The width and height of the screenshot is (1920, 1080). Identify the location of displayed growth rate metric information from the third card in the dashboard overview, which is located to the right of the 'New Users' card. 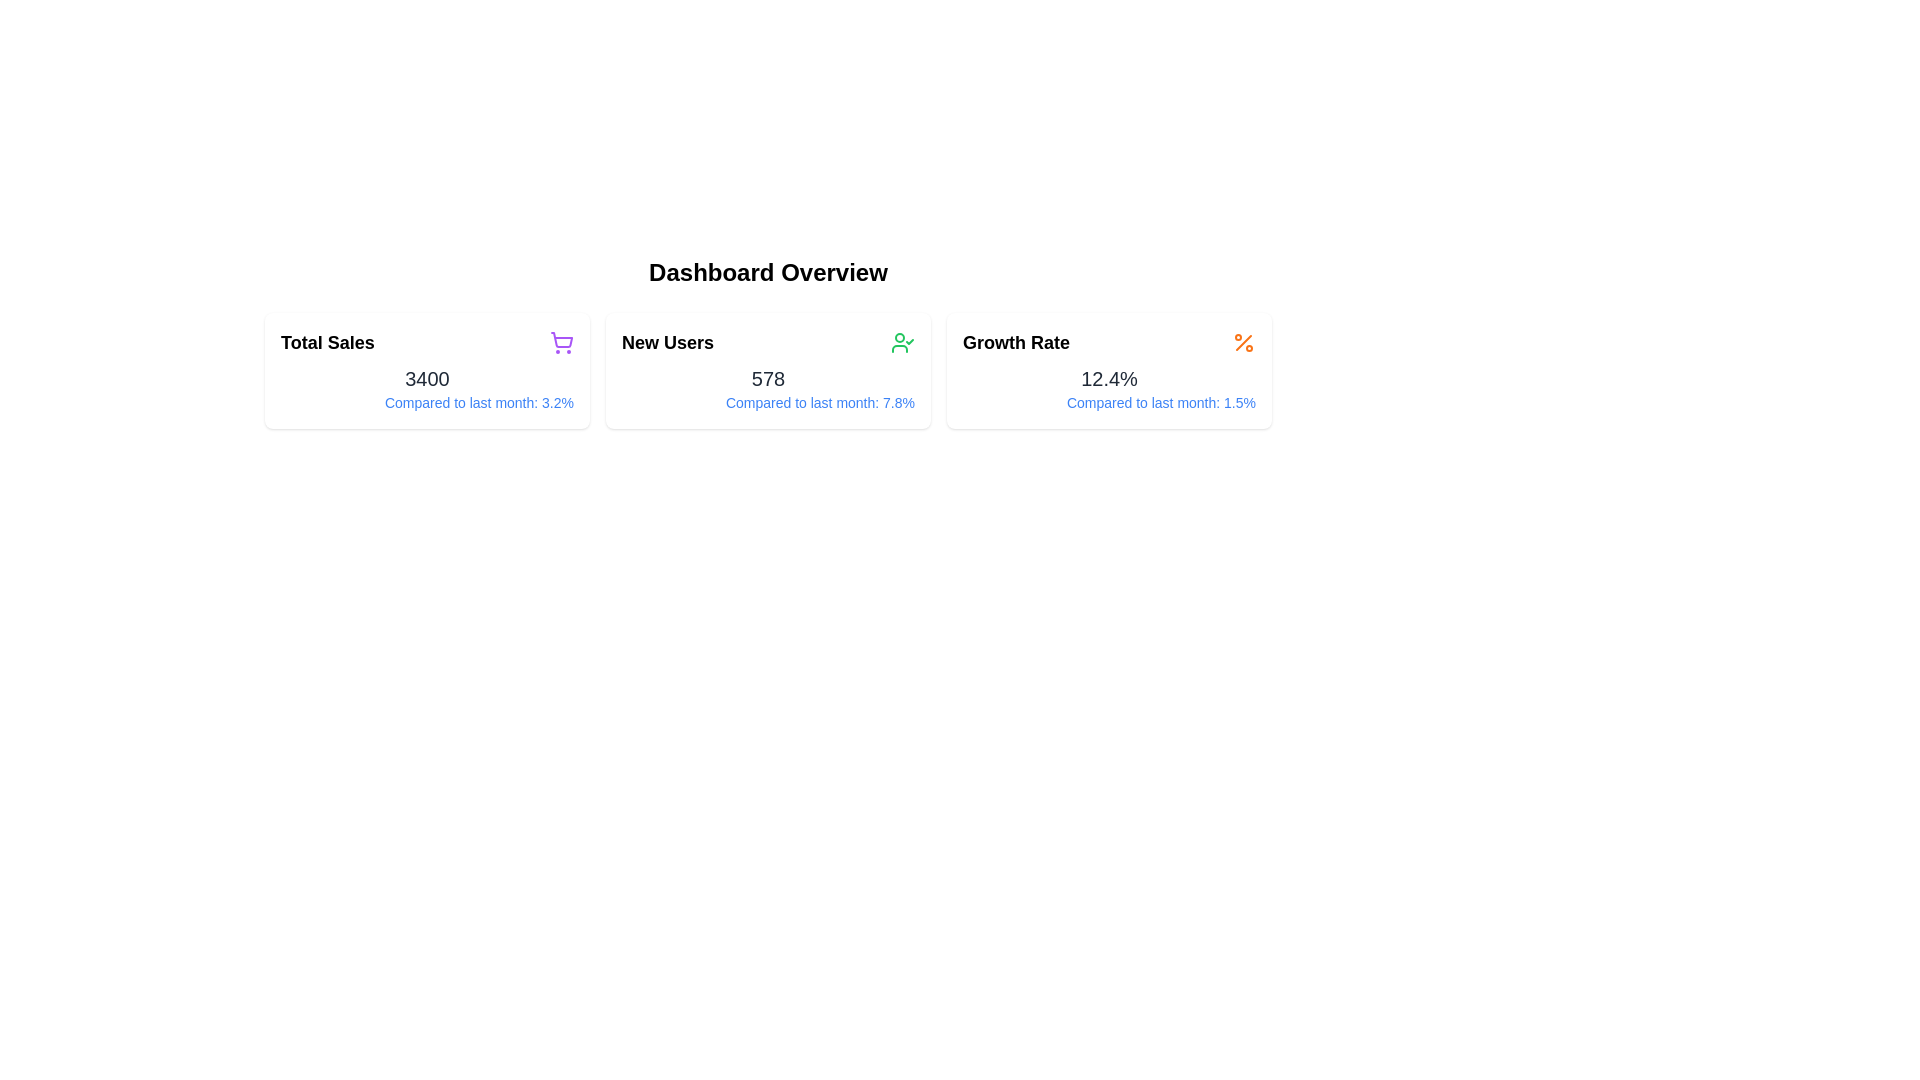
(1108, 370).